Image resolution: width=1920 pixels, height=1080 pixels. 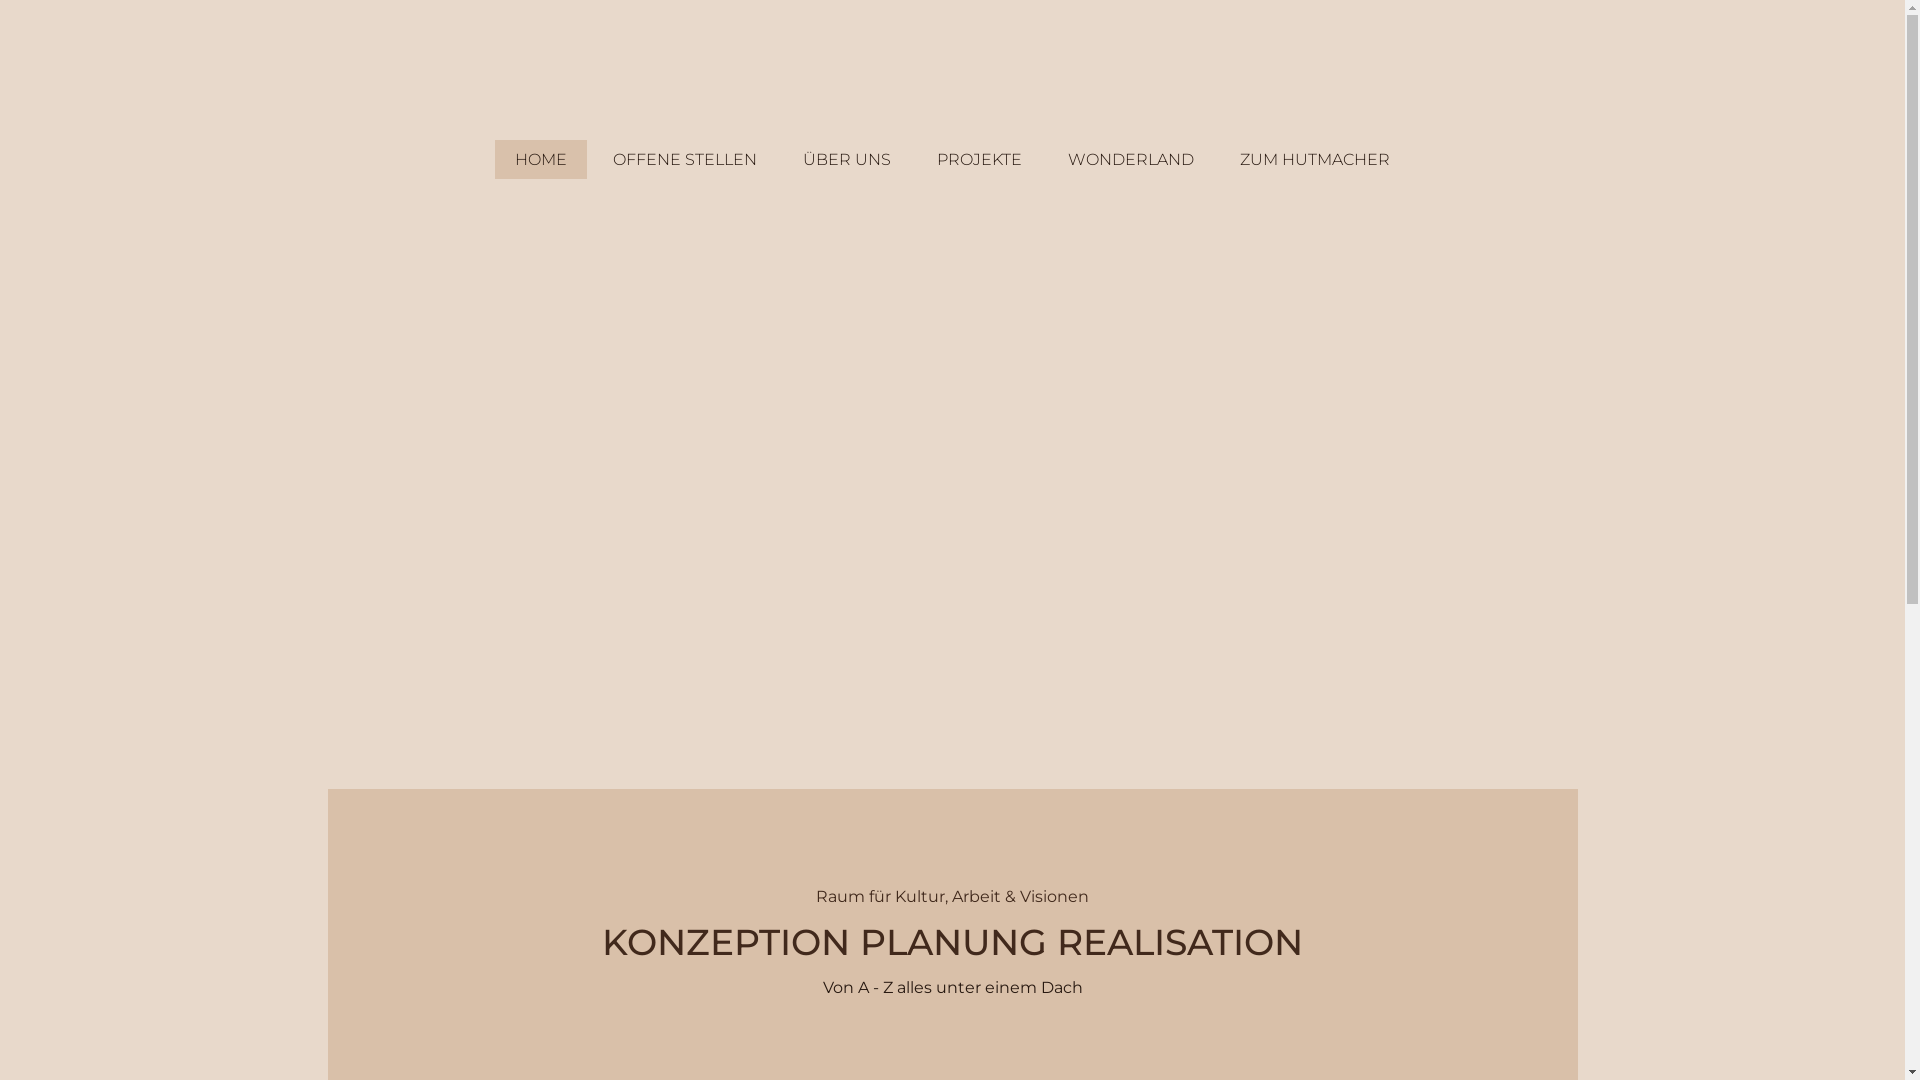 I want to click on 'PROJEKTE', so click(x=979, y=158).